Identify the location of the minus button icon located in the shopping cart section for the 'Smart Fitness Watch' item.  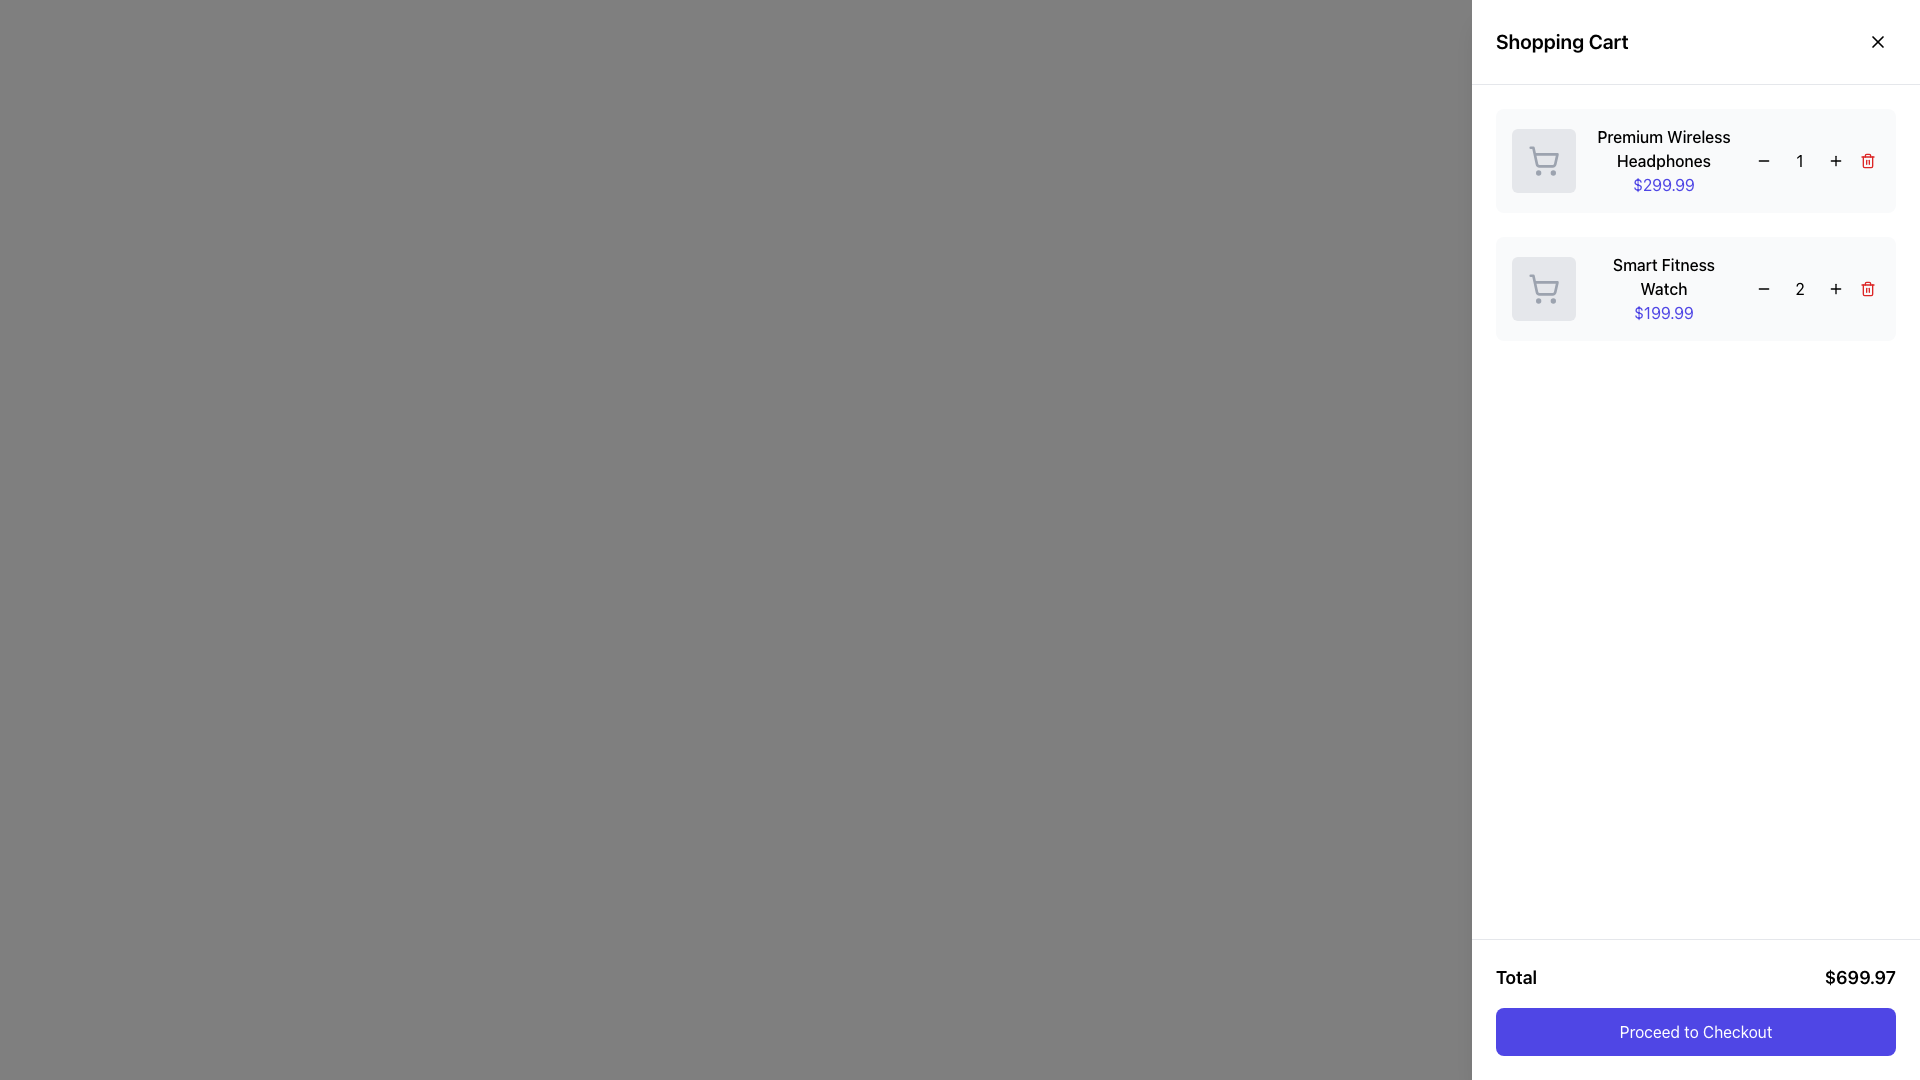
(1763, 289).